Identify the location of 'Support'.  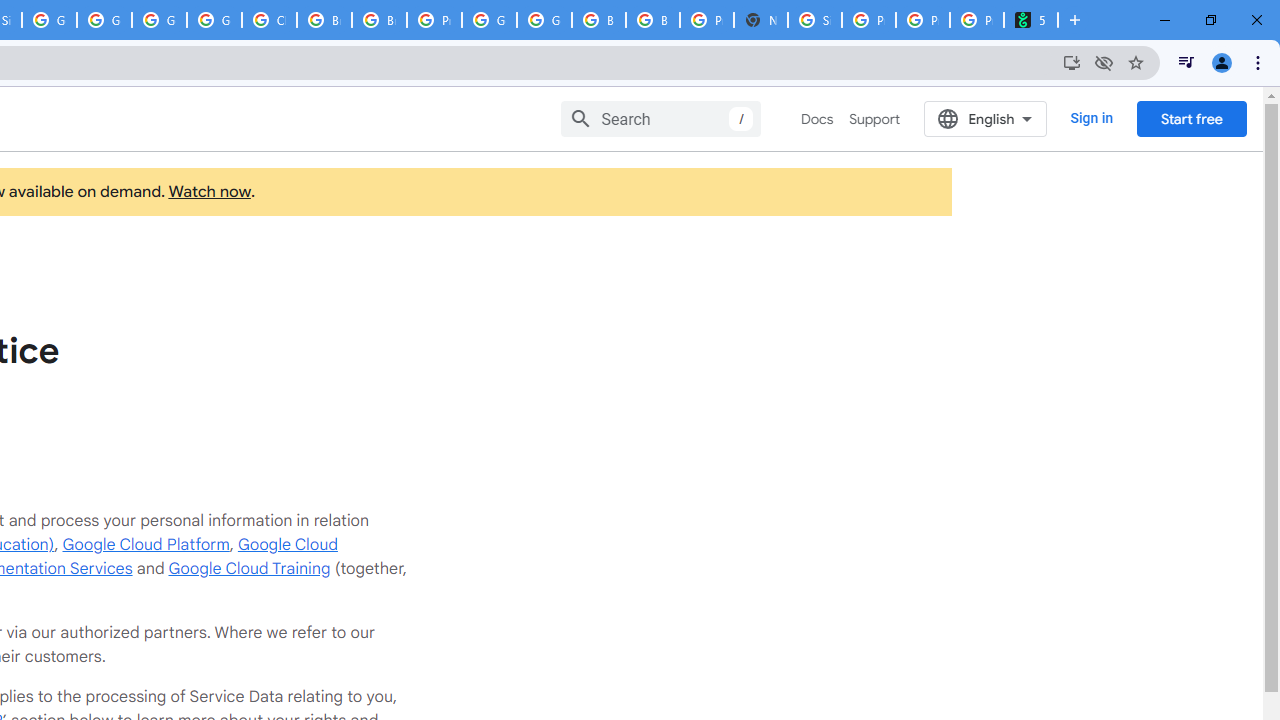
(874, 119).